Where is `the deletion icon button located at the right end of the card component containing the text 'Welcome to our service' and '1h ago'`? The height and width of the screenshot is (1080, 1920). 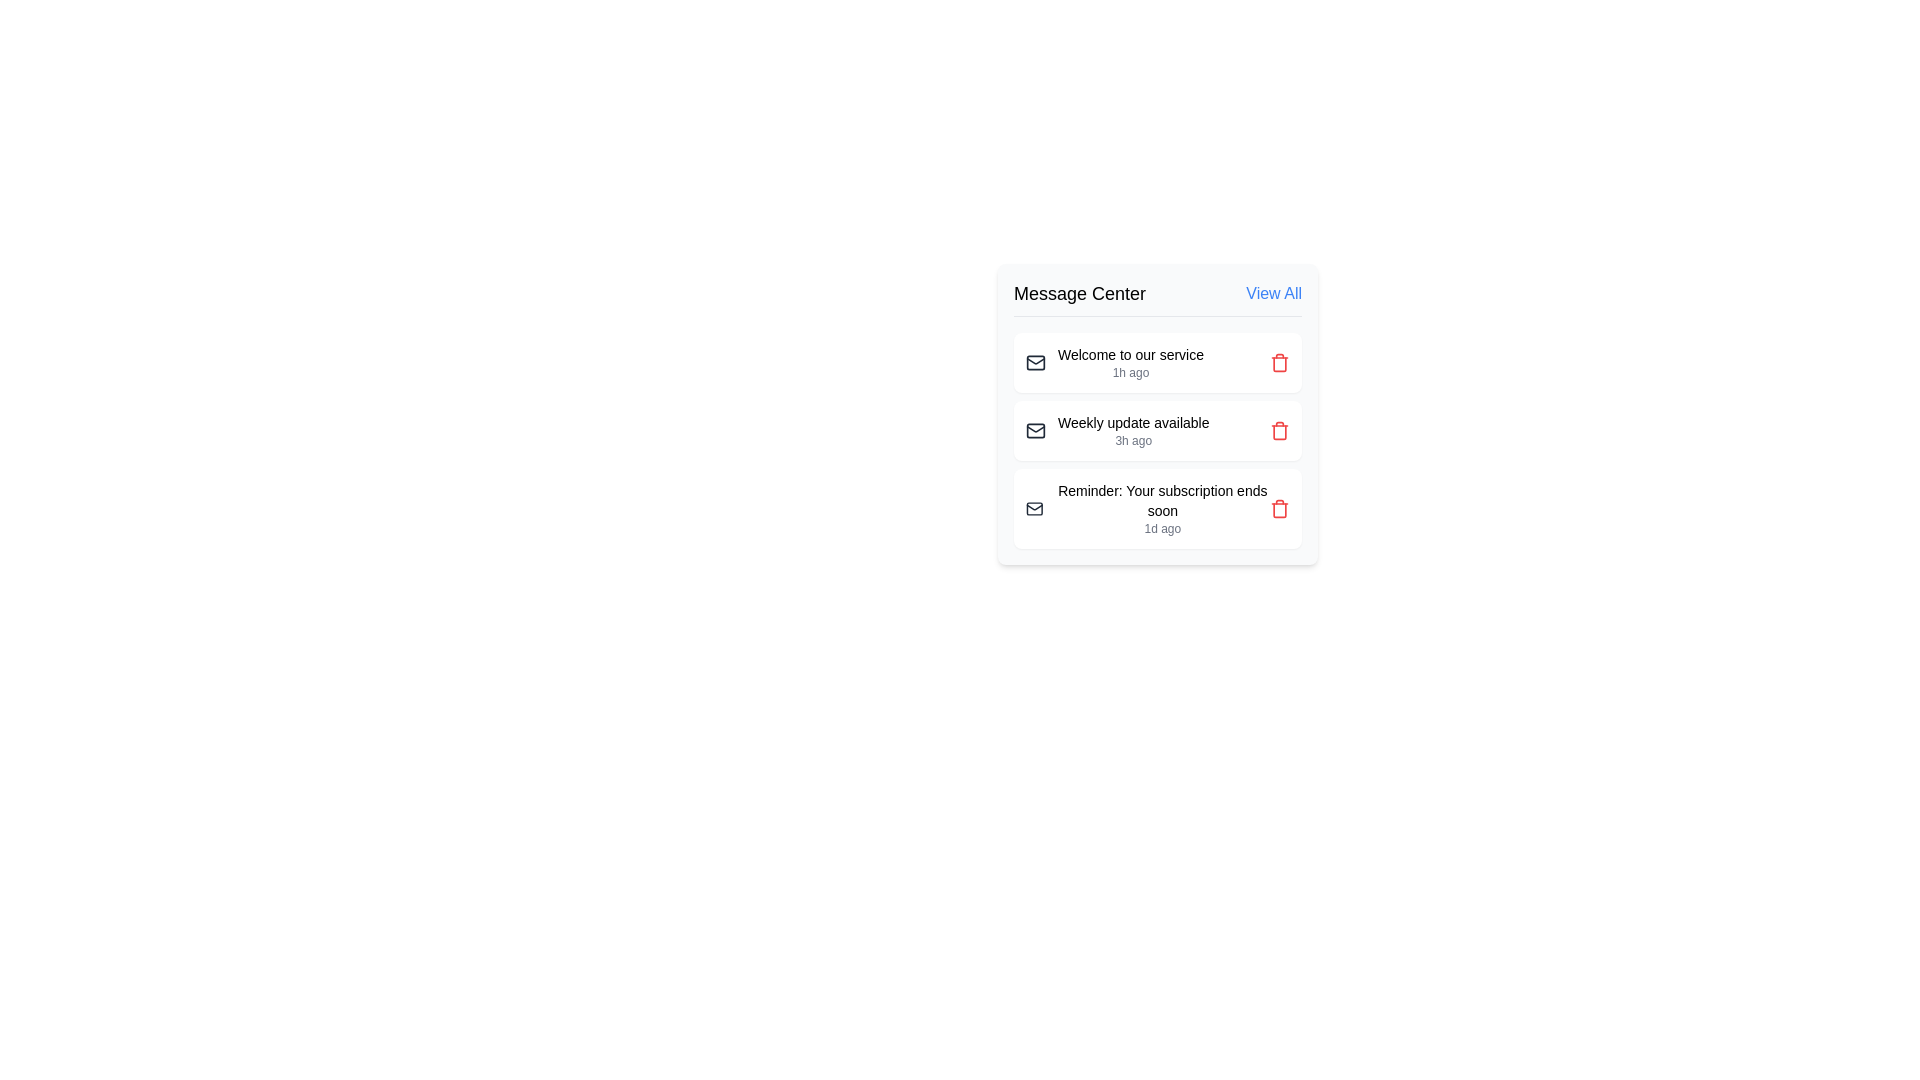
the deletion icon button located at the right end of the card component containing the text 'Welcome to our service' and '1h ago' is located at coordinates (1280, 362).